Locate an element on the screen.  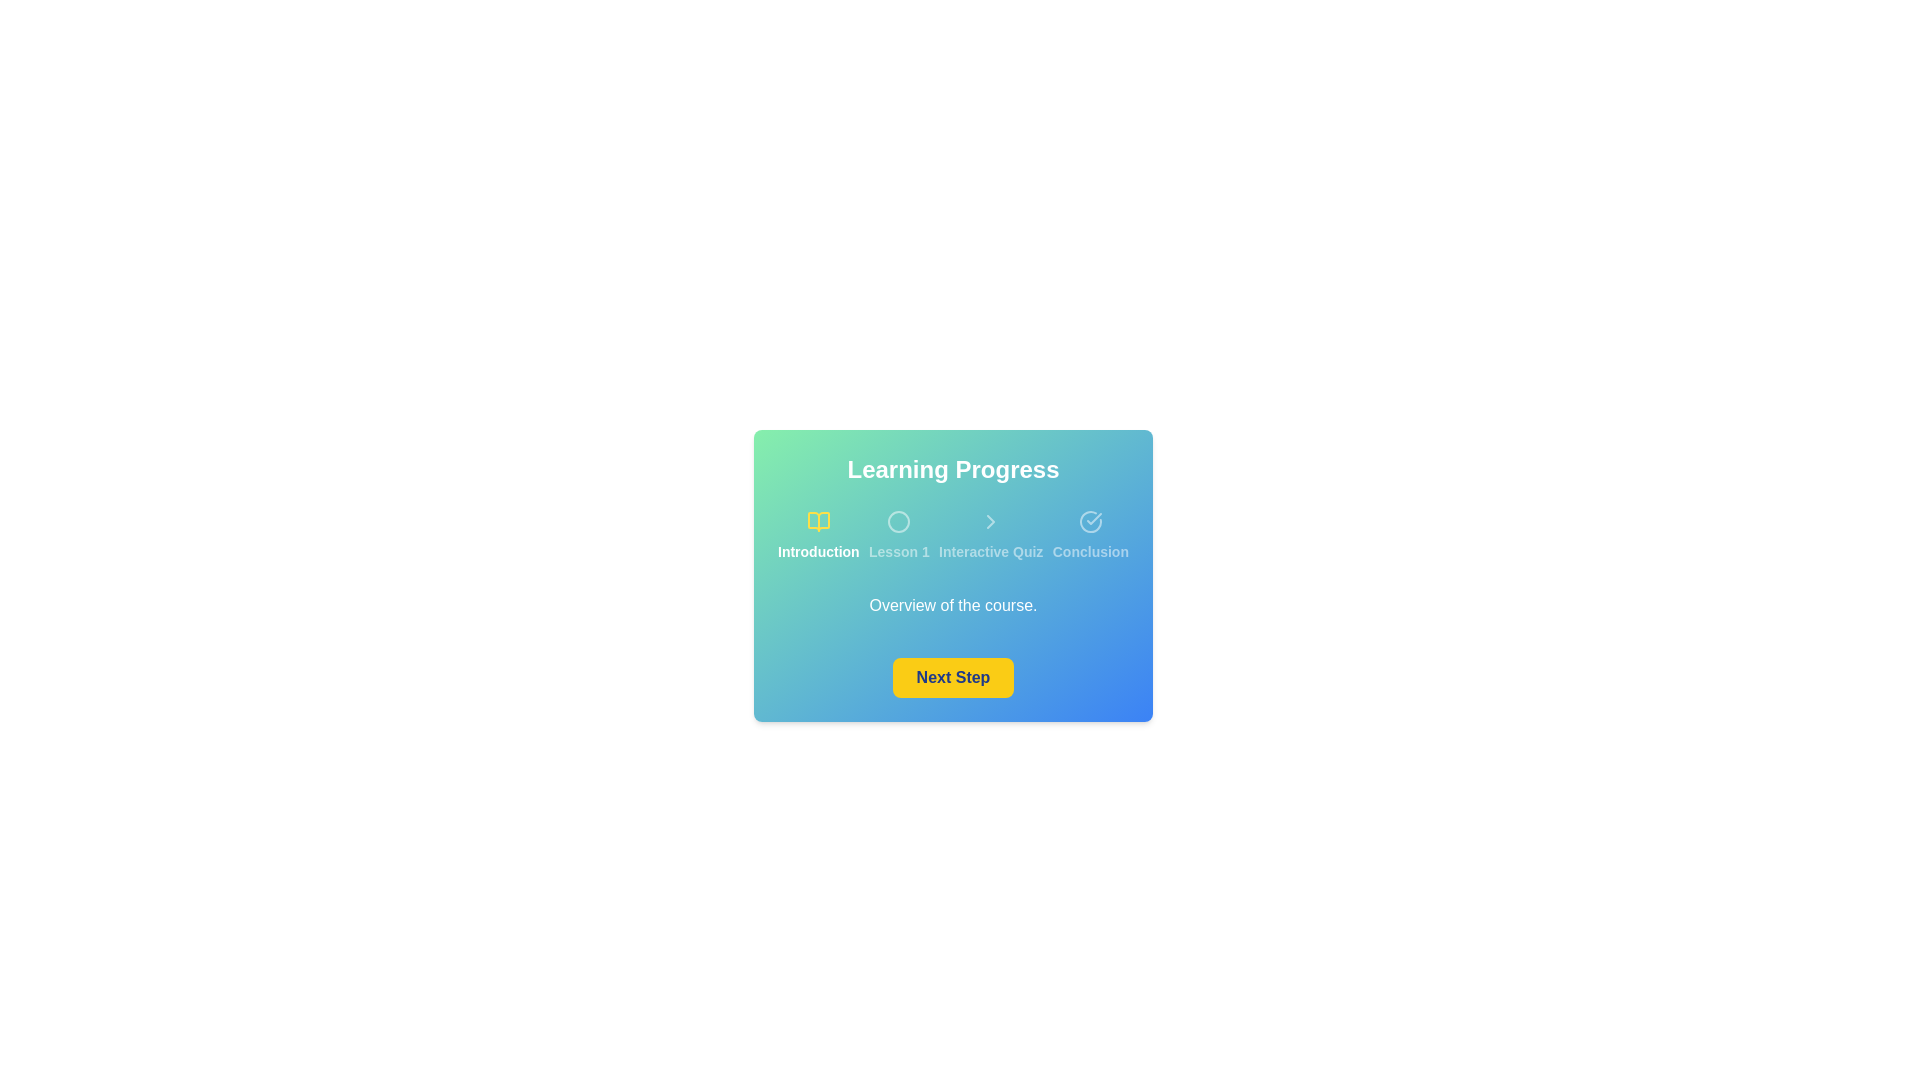
the prominent yellow button labeled 'Next Step' located at the bottom of the 'Learning Progress' section is located at coordinates (952, 677).